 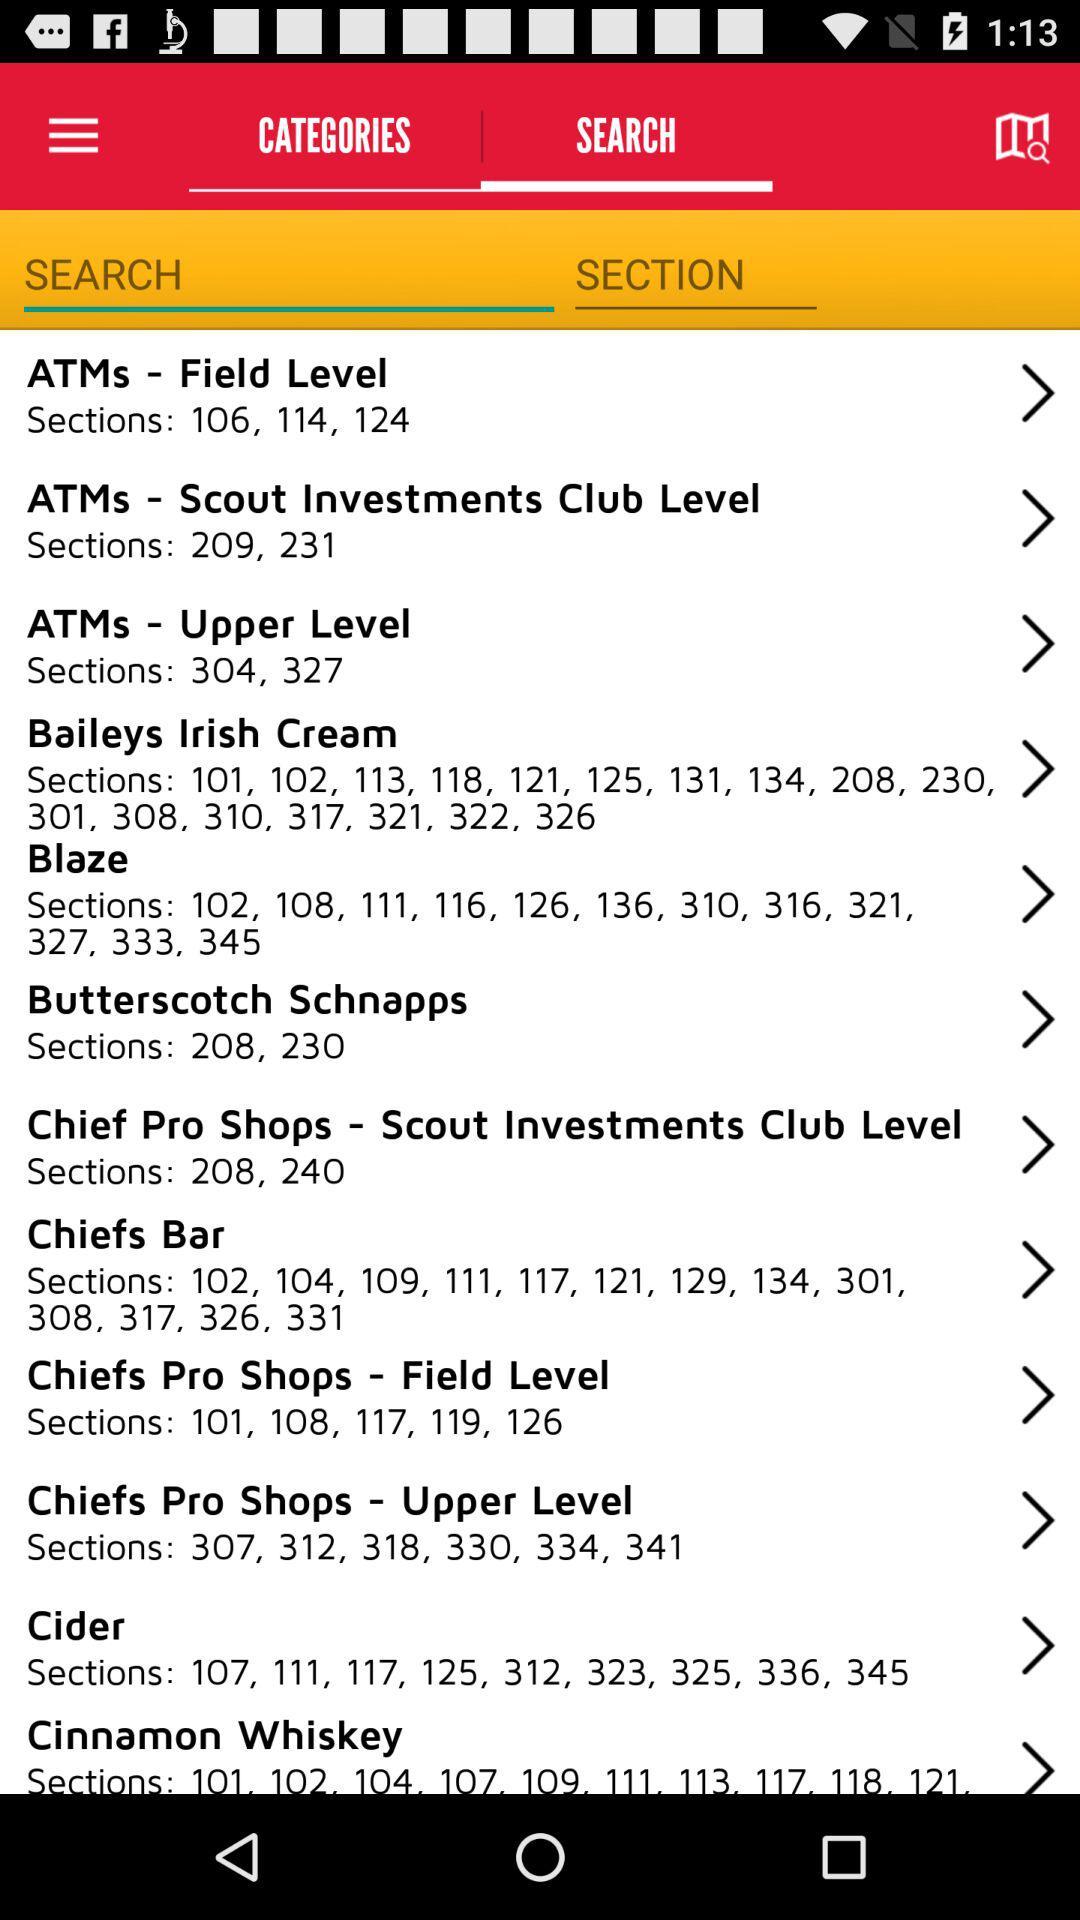 I want to click on the cinnamon whiskey item, so click(x=214, y=1731).